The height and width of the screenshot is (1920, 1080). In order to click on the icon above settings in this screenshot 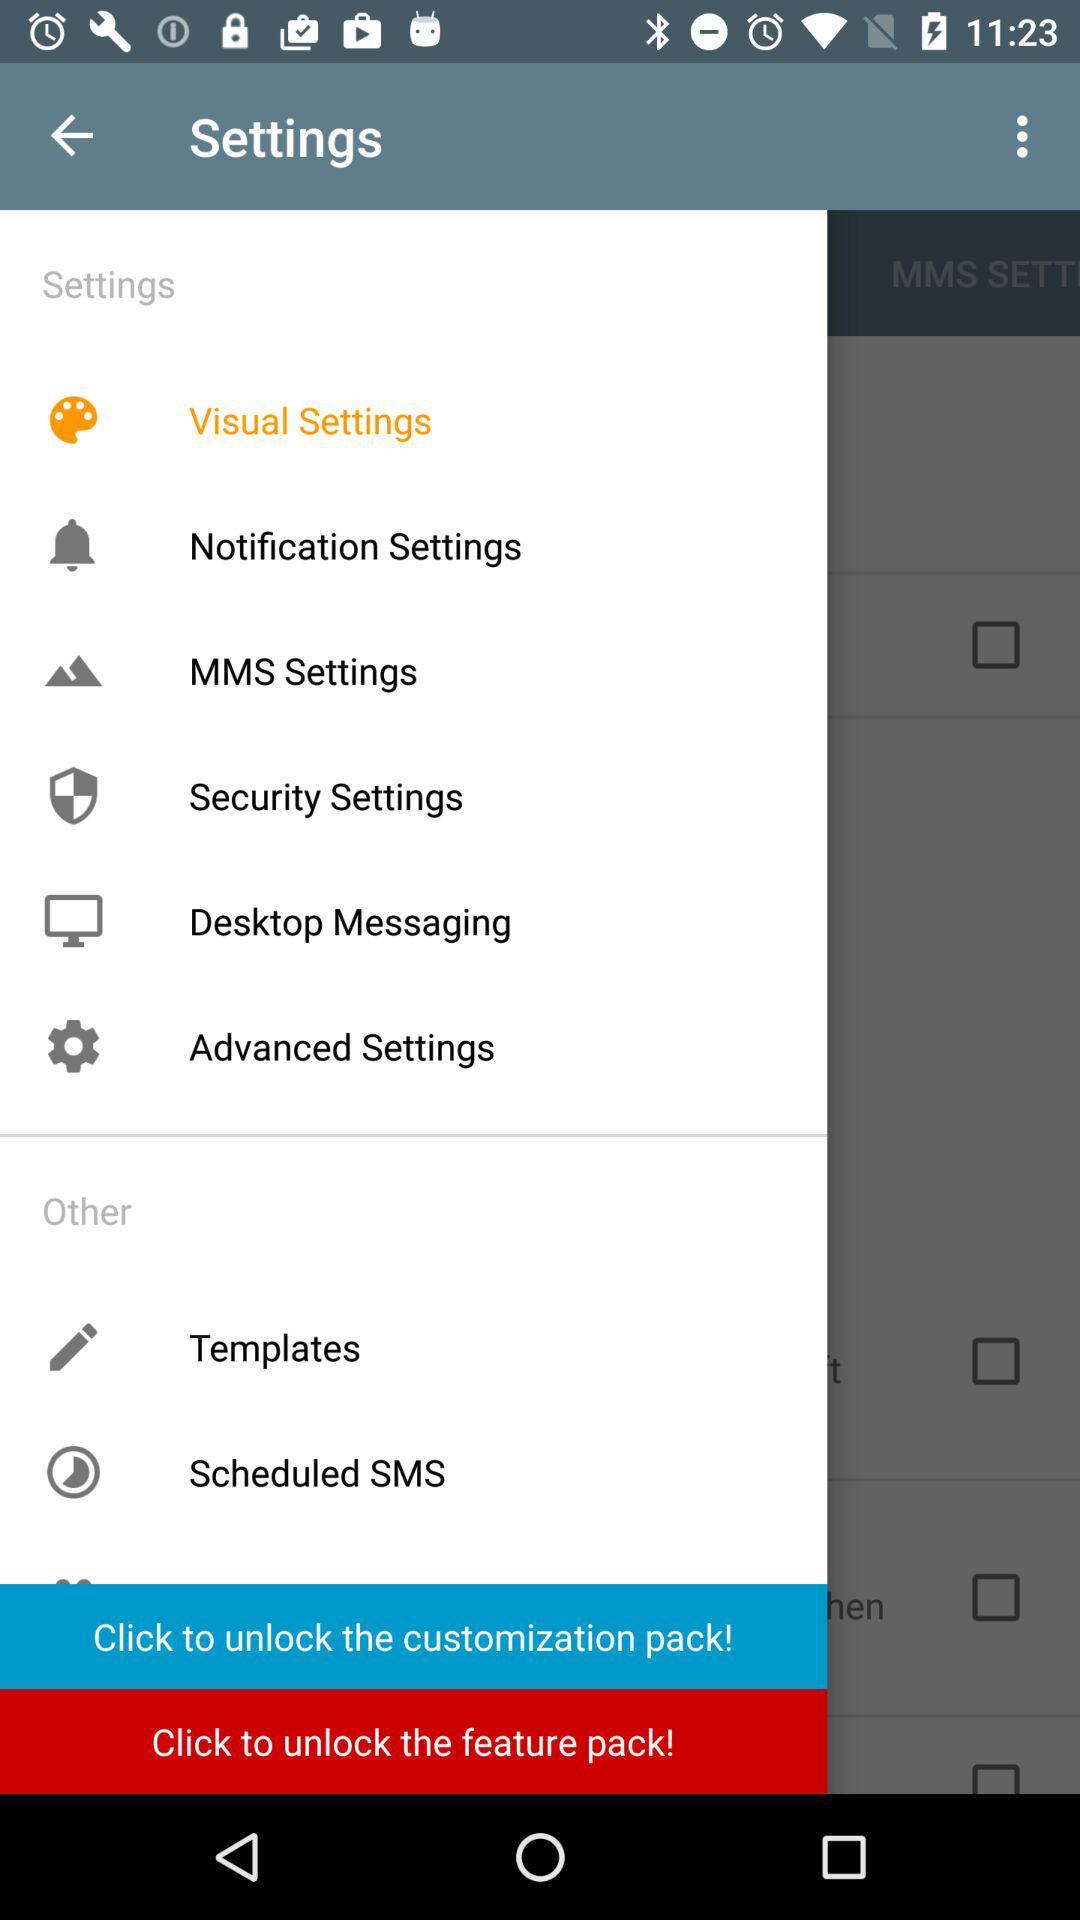, I will do `click(72, 920)`.